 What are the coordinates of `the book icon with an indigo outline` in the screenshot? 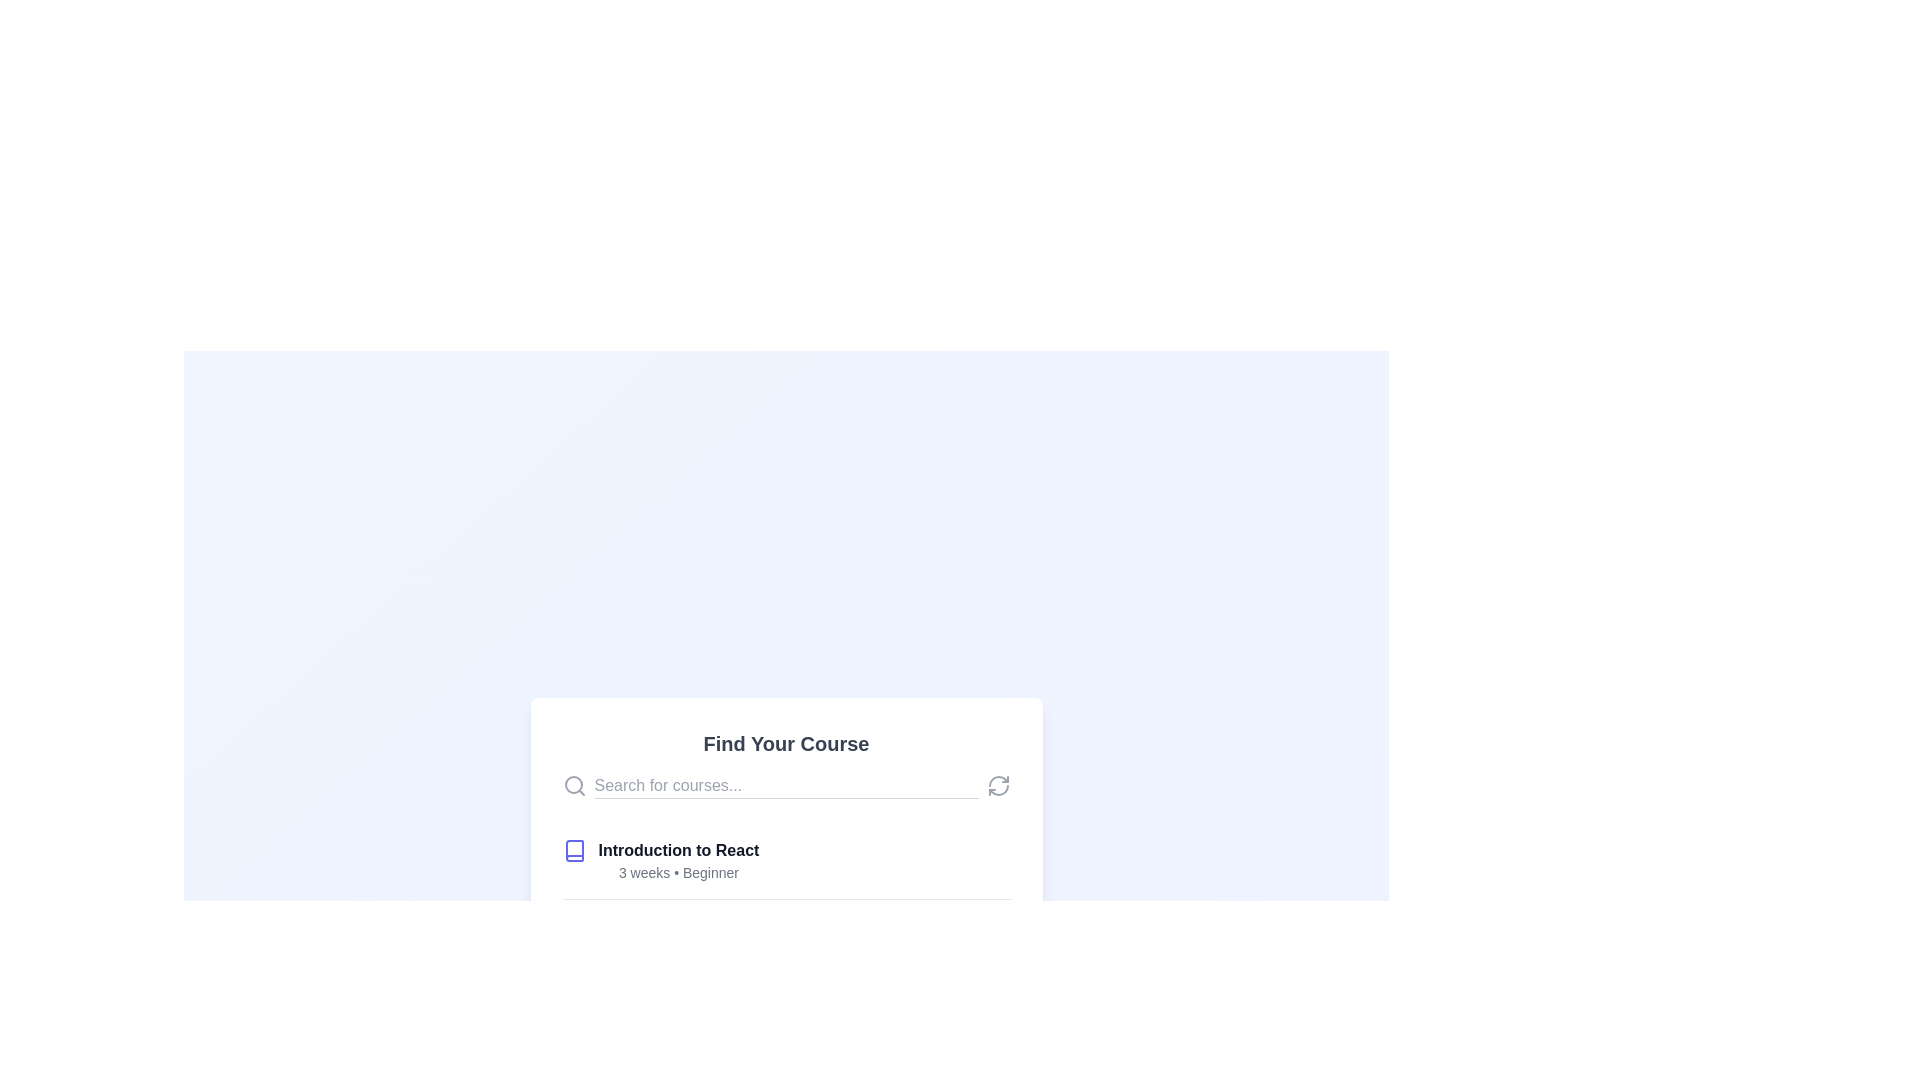 It's located at (573, 850).